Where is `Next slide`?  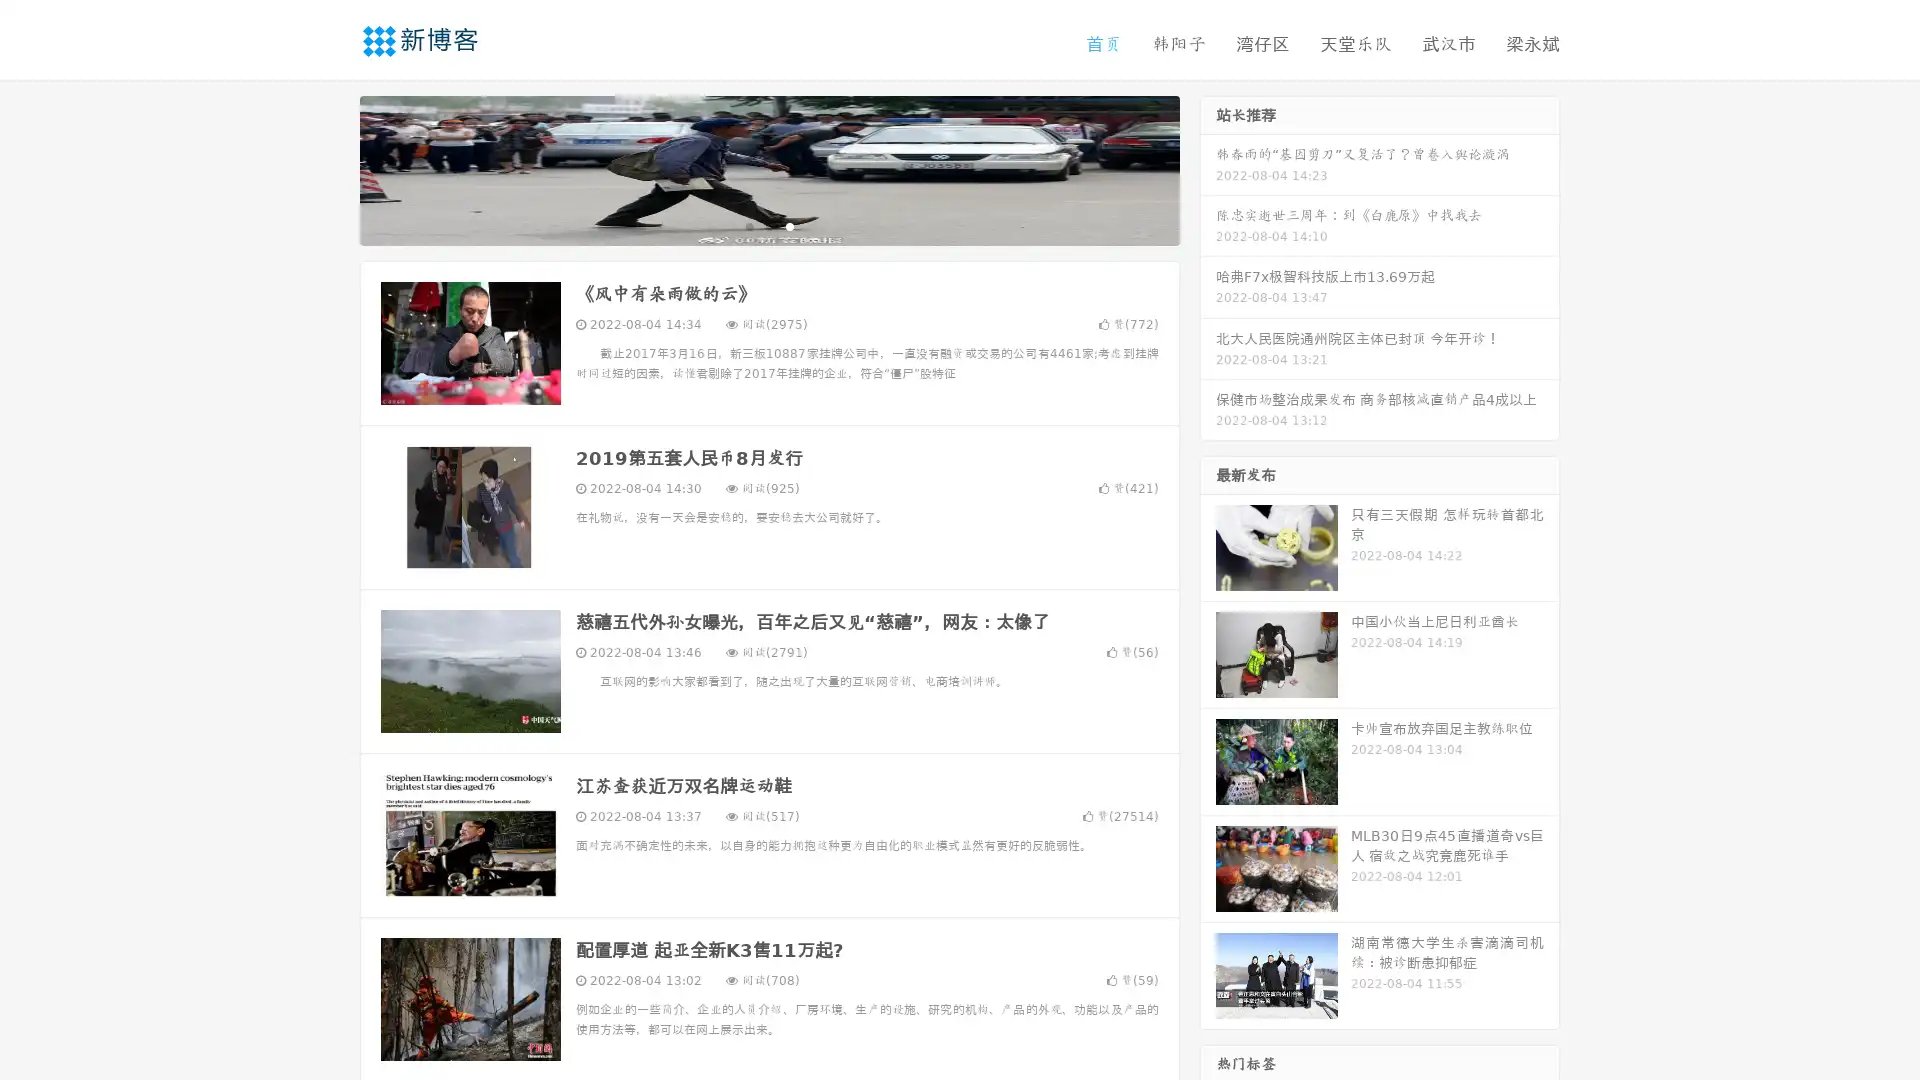 Next slide is located at coordinates (1208, 168).